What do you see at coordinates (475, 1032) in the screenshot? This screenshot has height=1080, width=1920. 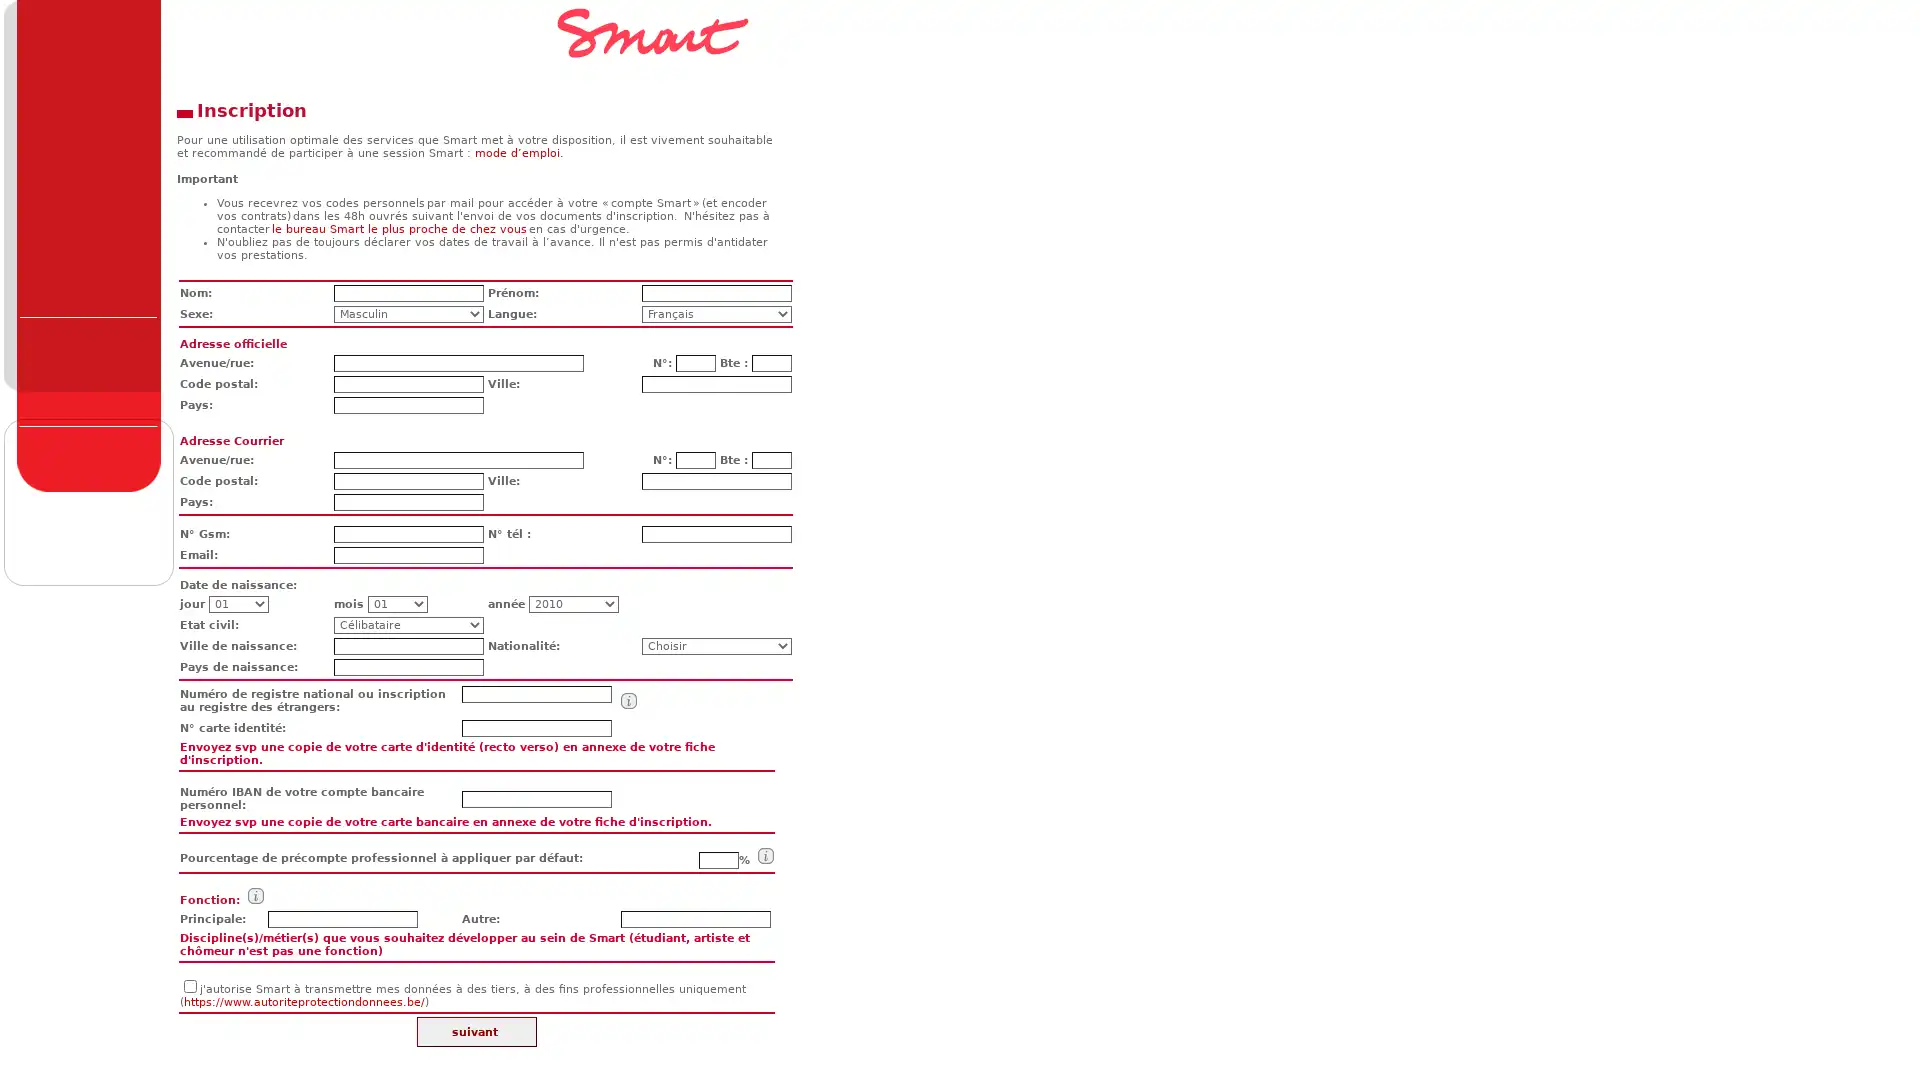 I see `suivant` at bounding box center [475, 1032].